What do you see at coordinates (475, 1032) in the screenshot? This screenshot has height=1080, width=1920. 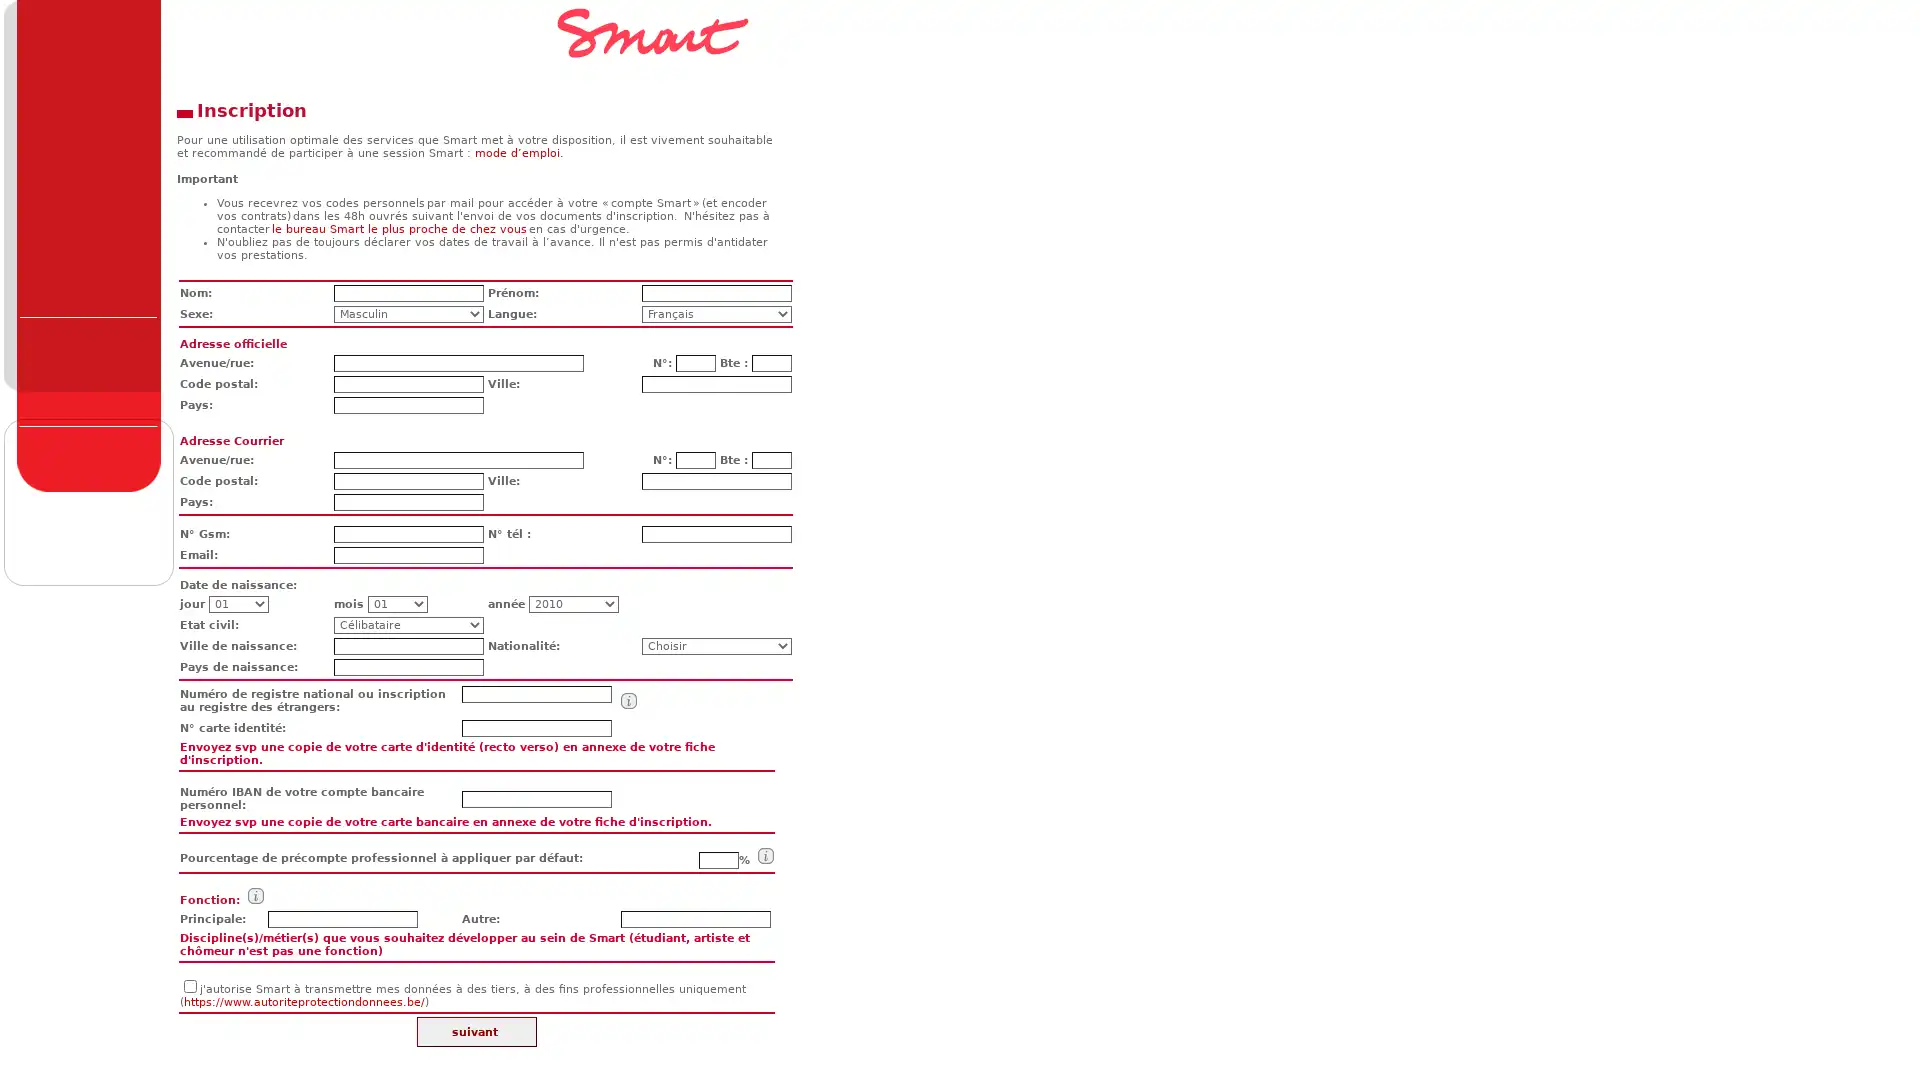 I see `suivant` at bounding box center [475, 1032].